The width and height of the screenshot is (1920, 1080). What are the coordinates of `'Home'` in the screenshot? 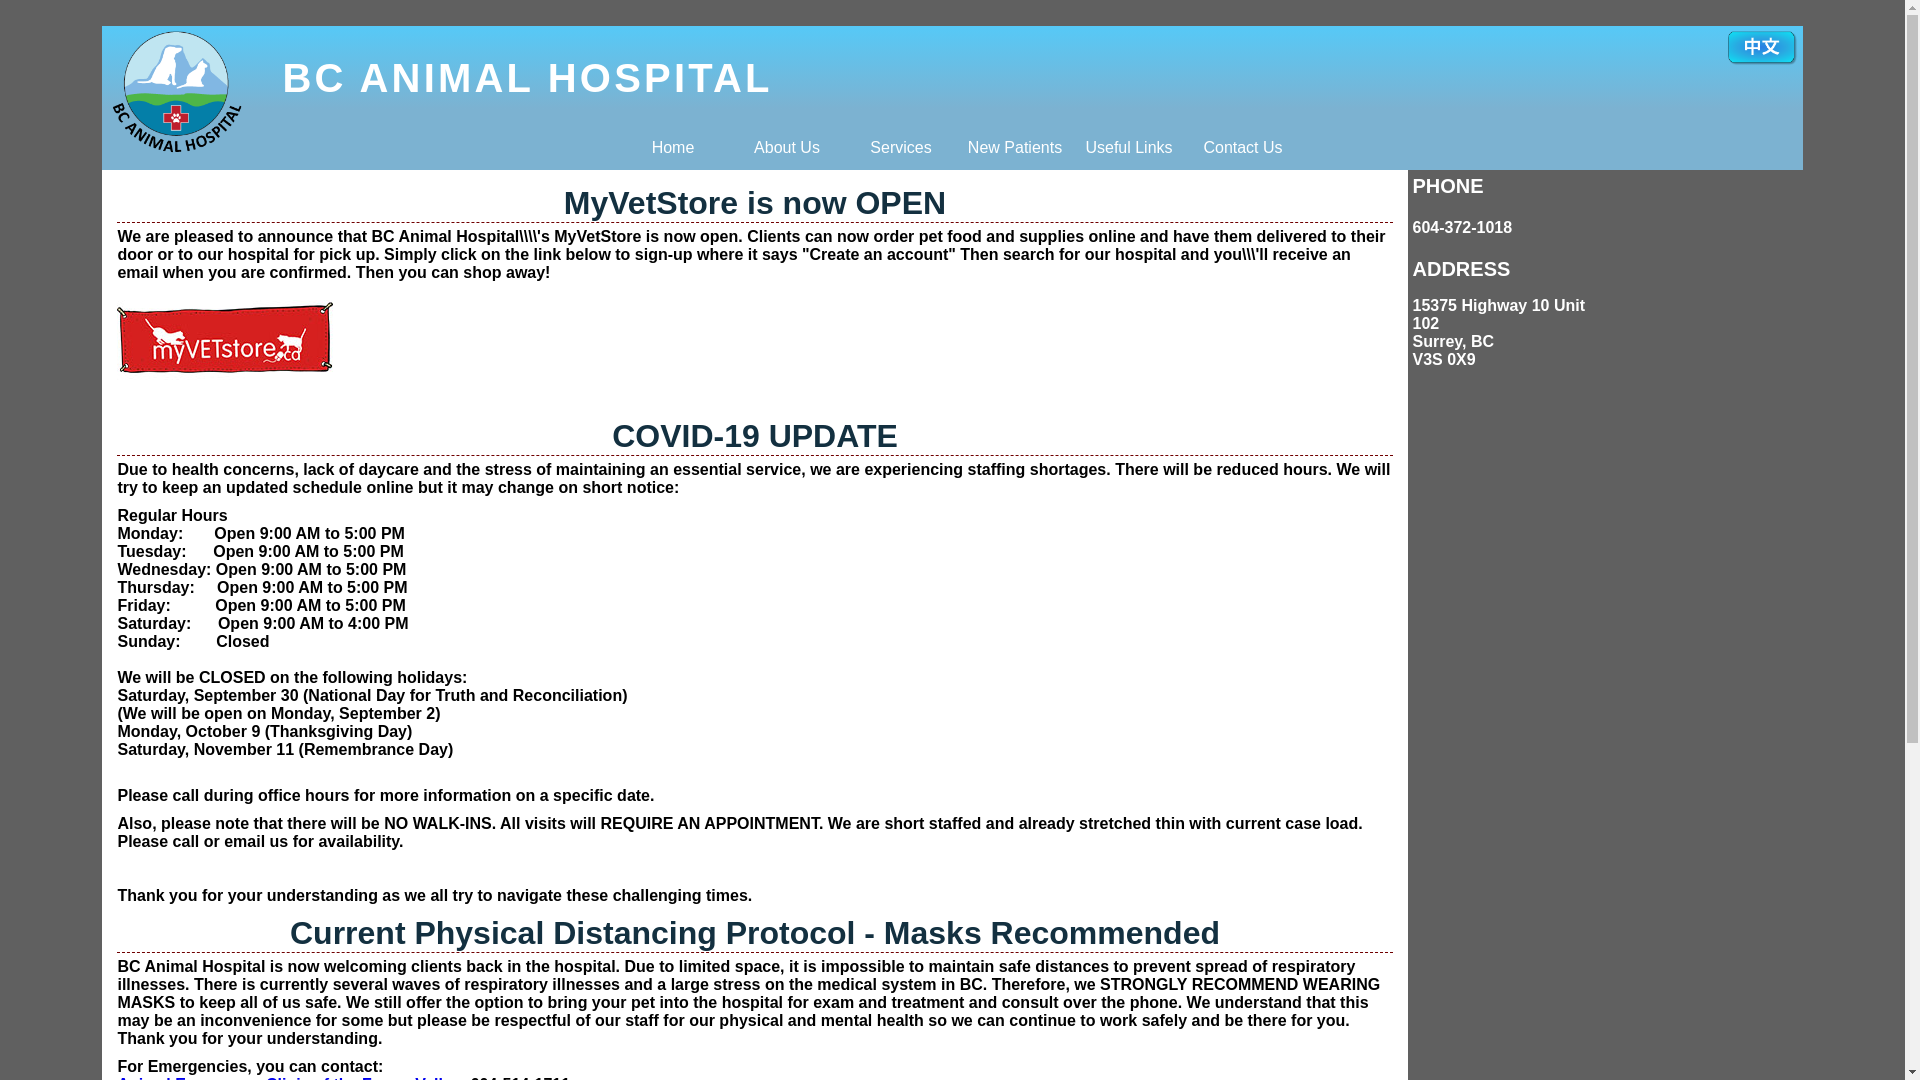 It's located at (672, 147).